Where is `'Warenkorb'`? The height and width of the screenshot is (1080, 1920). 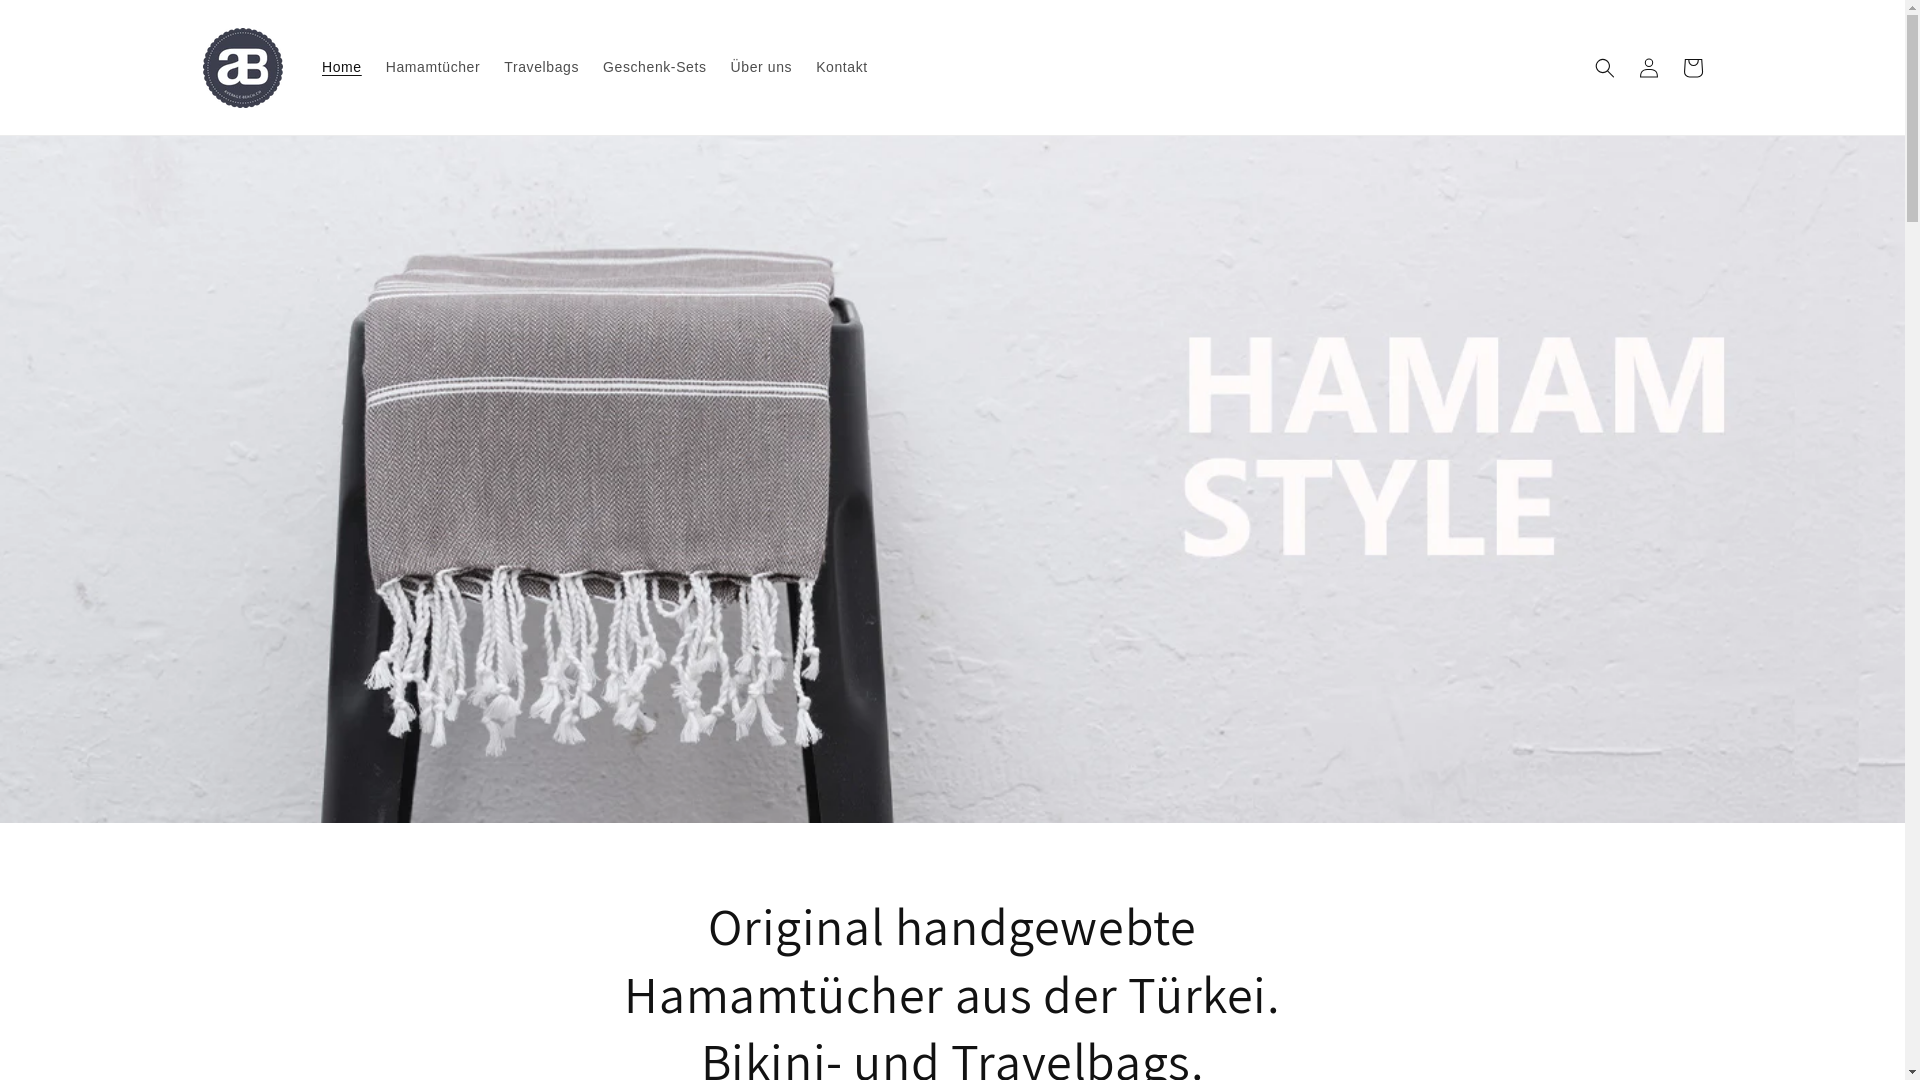 'Warenkorb' is located at coordinates (1690, 67).